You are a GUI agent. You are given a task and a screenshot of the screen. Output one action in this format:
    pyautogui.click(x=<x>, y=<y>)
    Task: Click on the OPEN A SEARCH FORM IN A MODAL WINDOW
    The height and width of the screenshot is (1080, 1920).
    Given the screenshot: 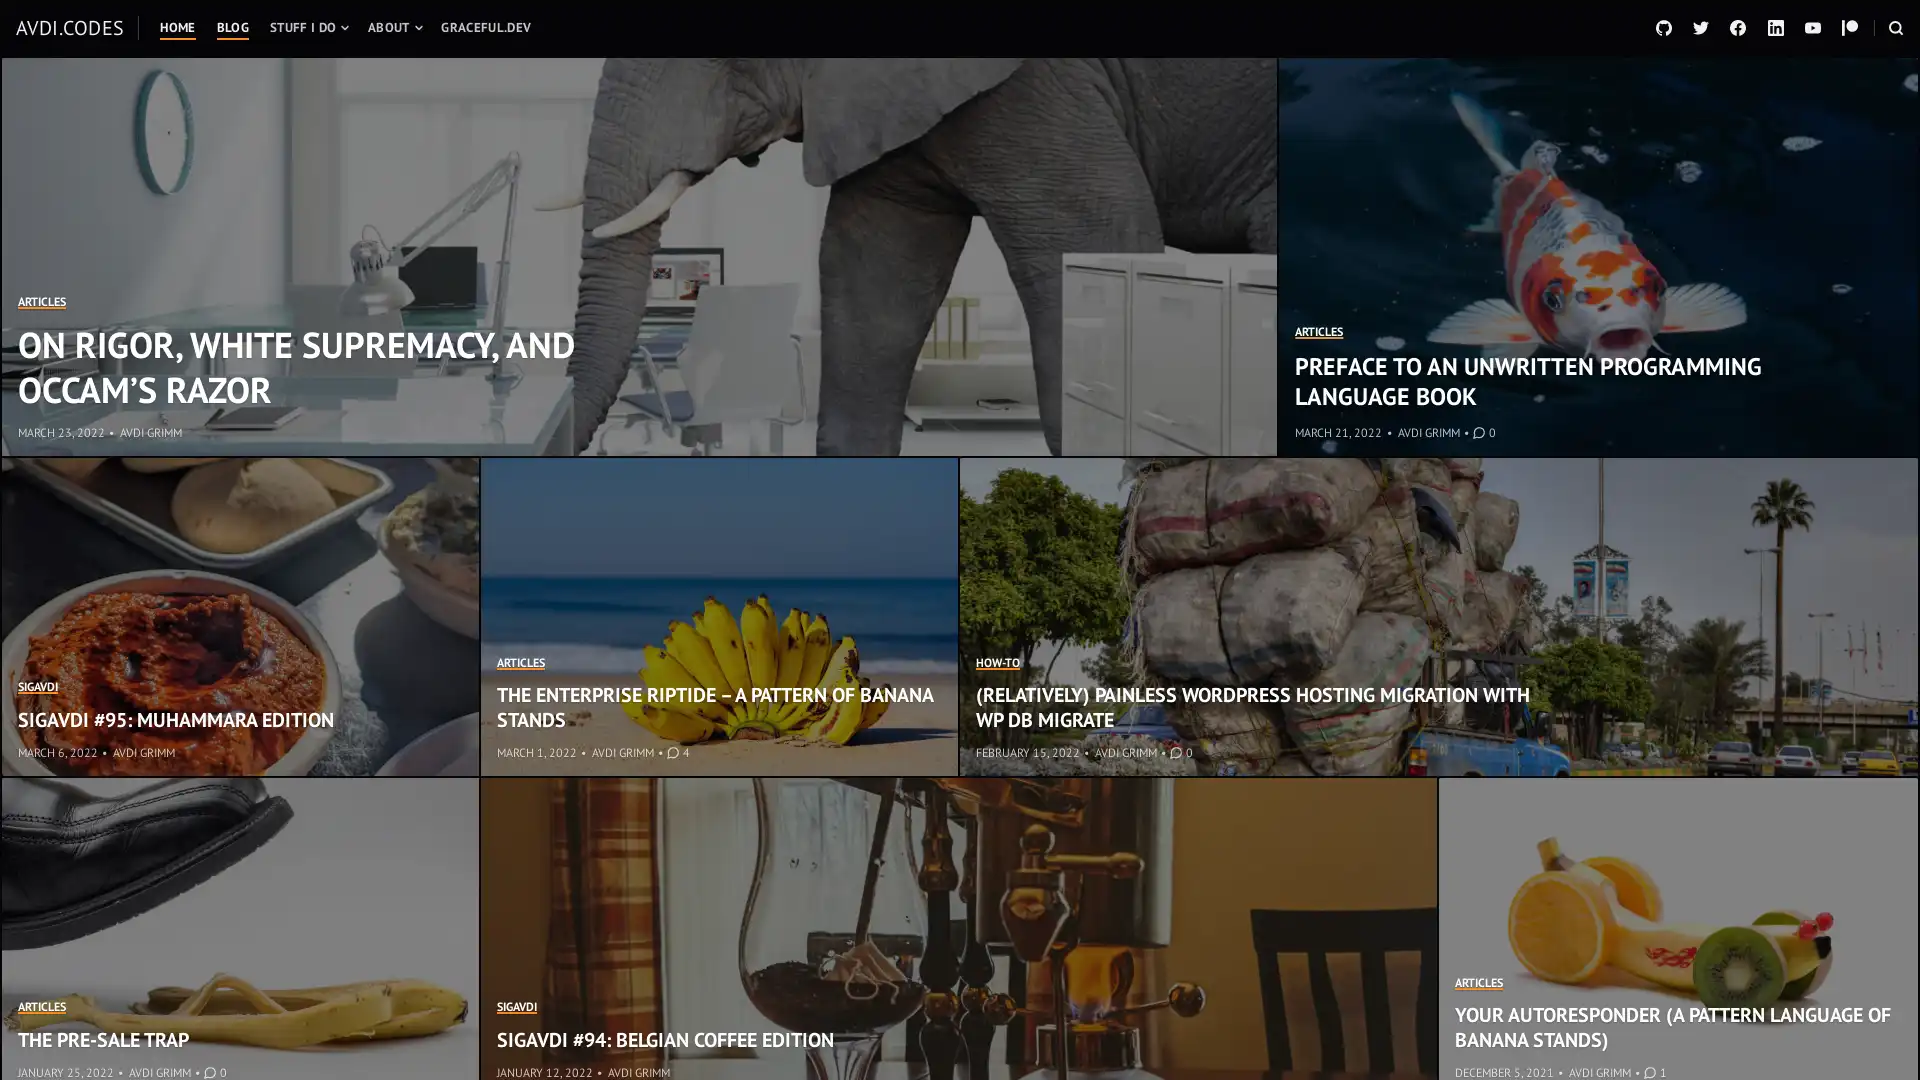 What is the action you would take?
    pyautogui.click(x=1895, y=27)
    